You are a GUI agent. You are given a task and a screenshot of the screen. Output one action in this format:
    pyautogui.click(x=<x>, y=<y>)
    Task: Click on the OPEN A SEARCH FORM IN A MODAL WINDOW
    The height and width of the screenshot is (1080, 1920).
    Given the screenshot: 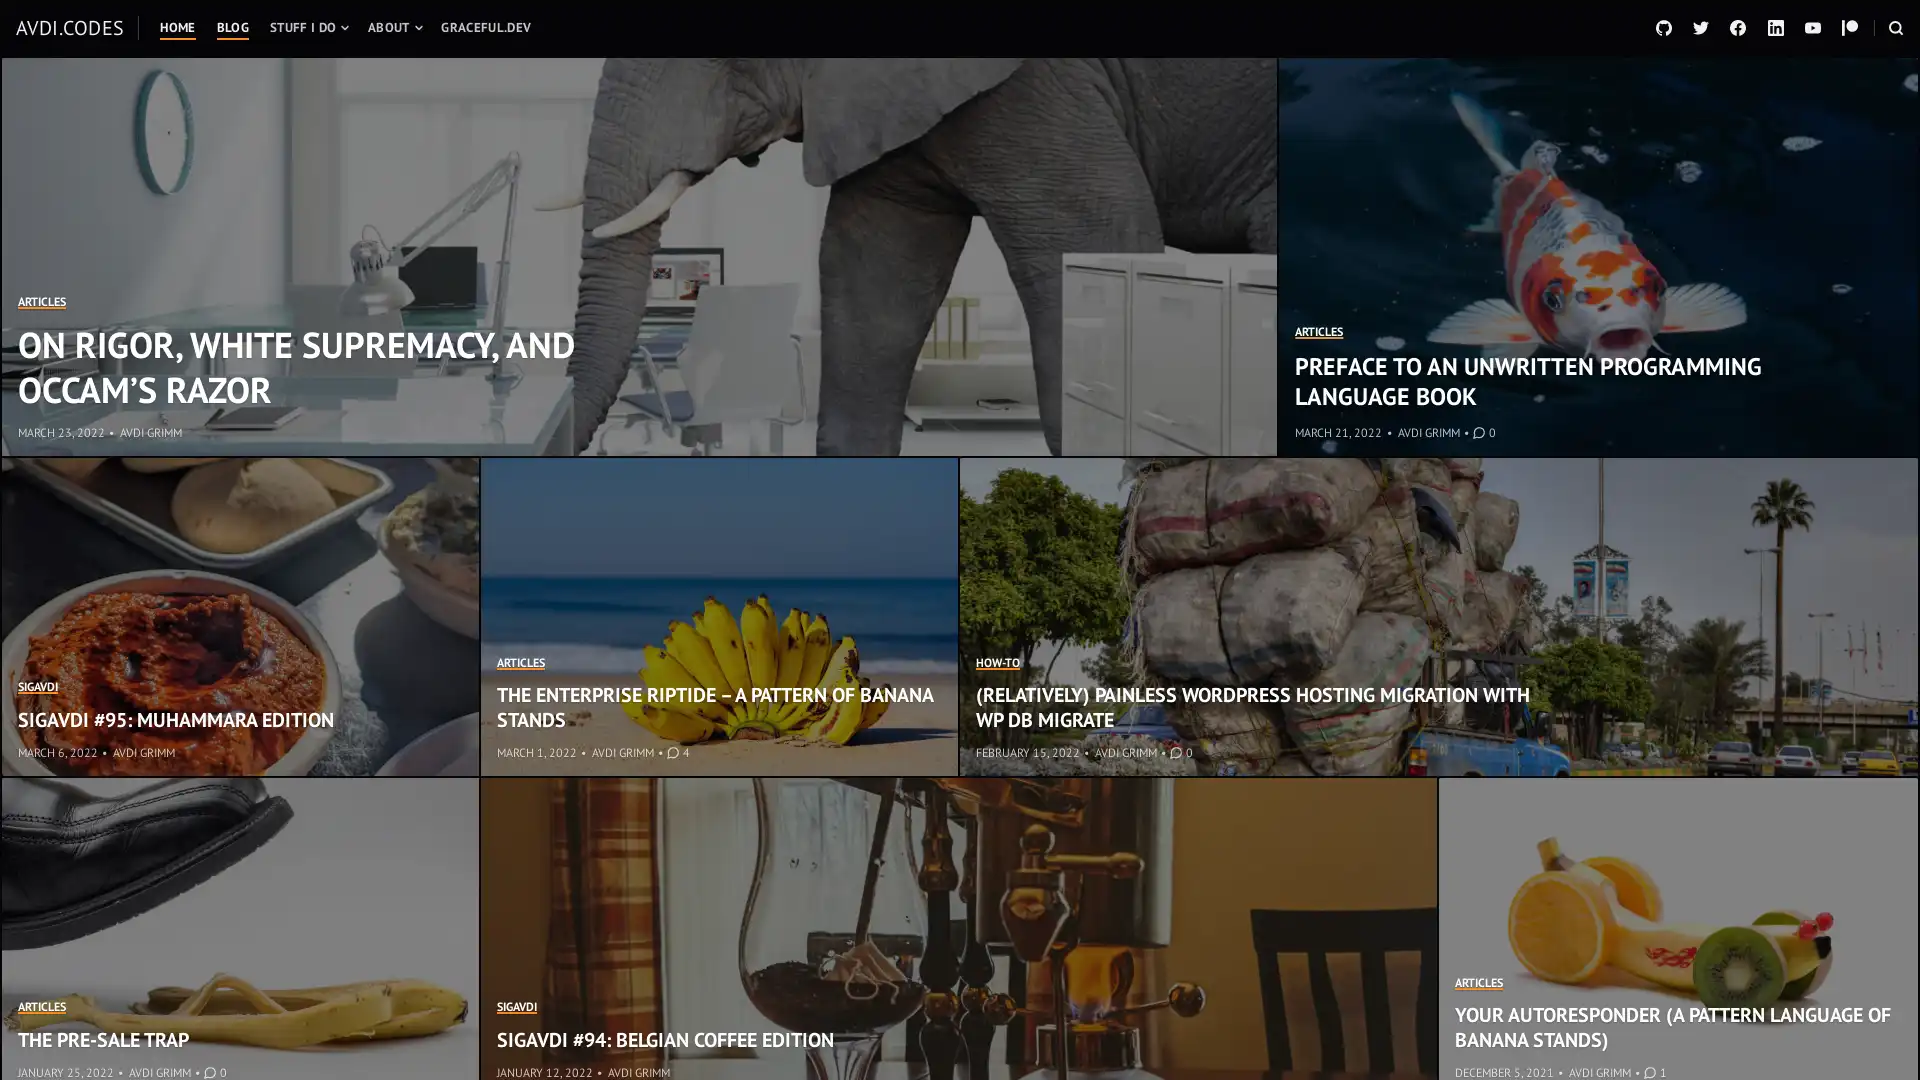 What is the action you would take?
    pyautogui.click(x=1895, y=27)
    